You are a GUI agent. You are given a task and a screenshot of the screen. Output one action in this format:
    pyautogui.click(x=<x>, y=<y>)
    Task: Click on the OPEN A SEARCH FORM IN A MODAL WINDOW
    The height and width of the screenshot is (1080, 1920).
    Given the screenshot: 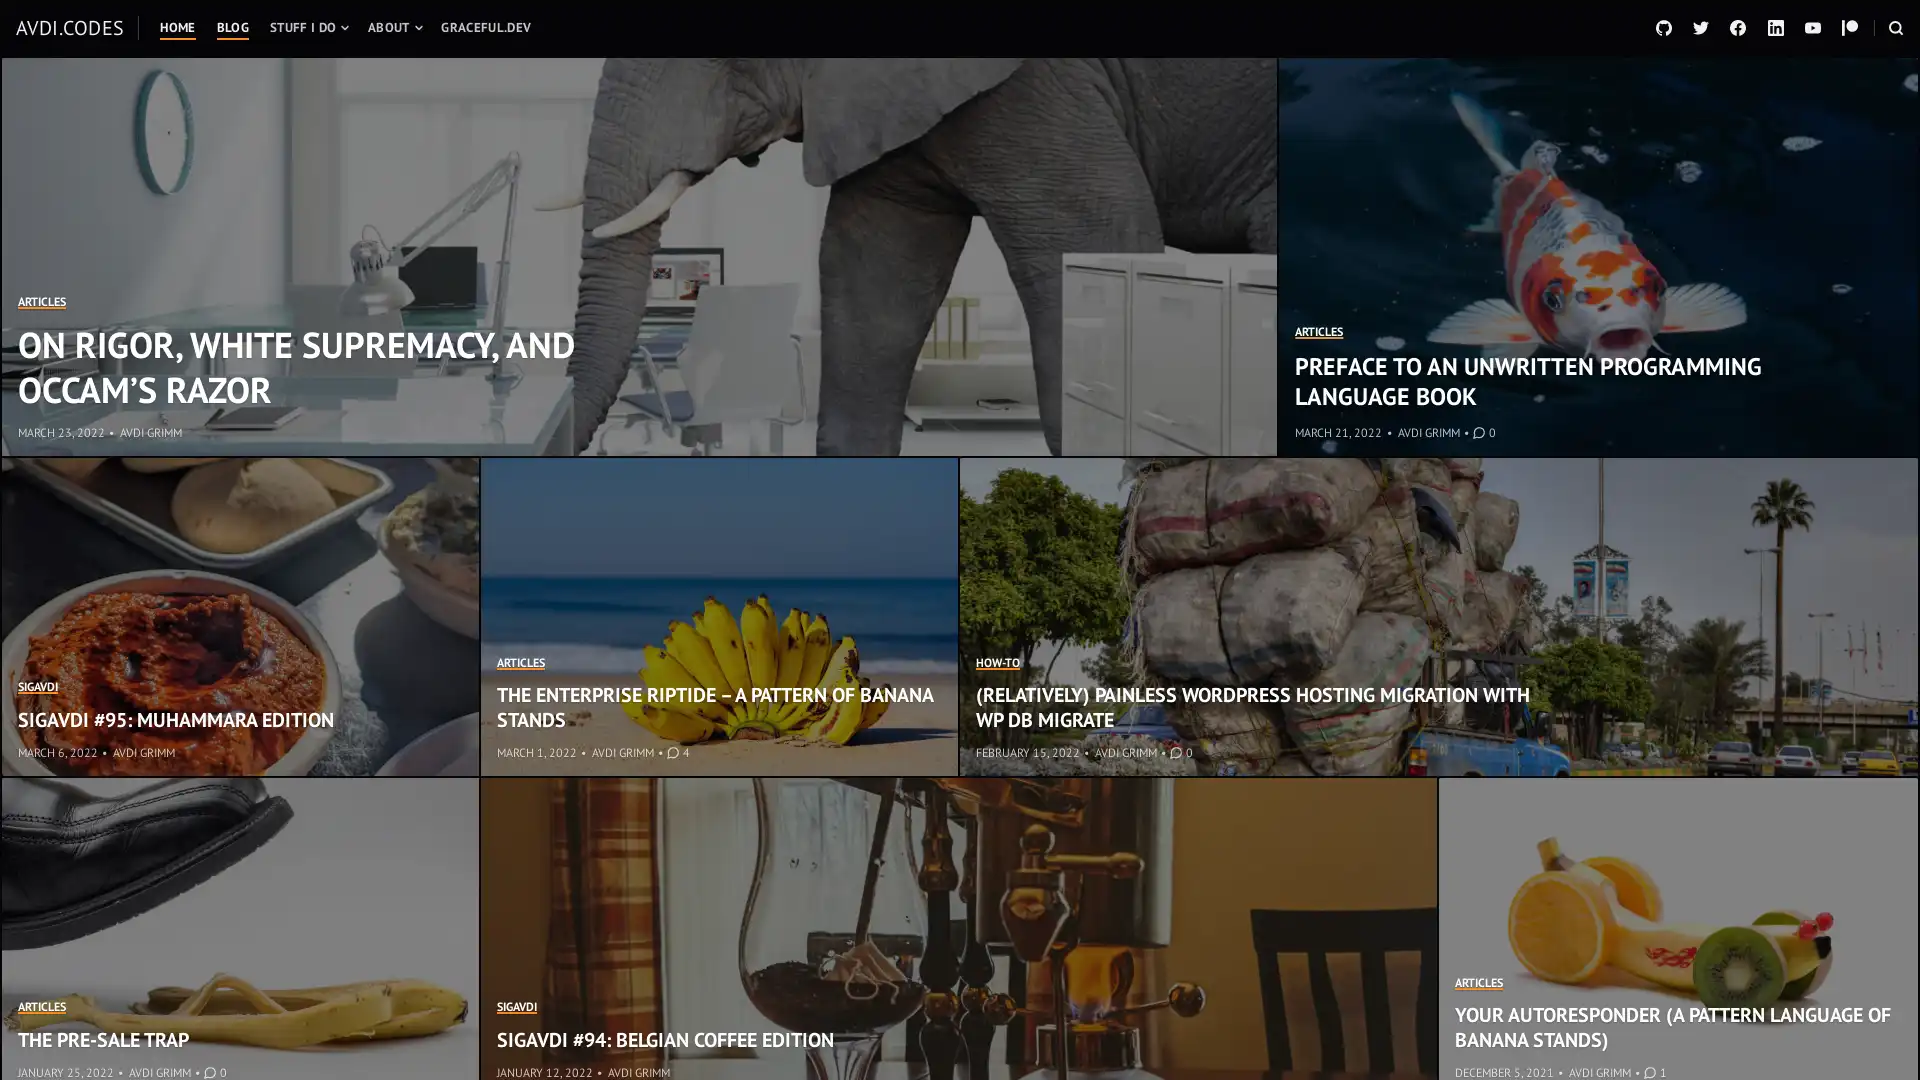 What is the action you would take?
    pyautogui.click(x=1895, y=27)
    